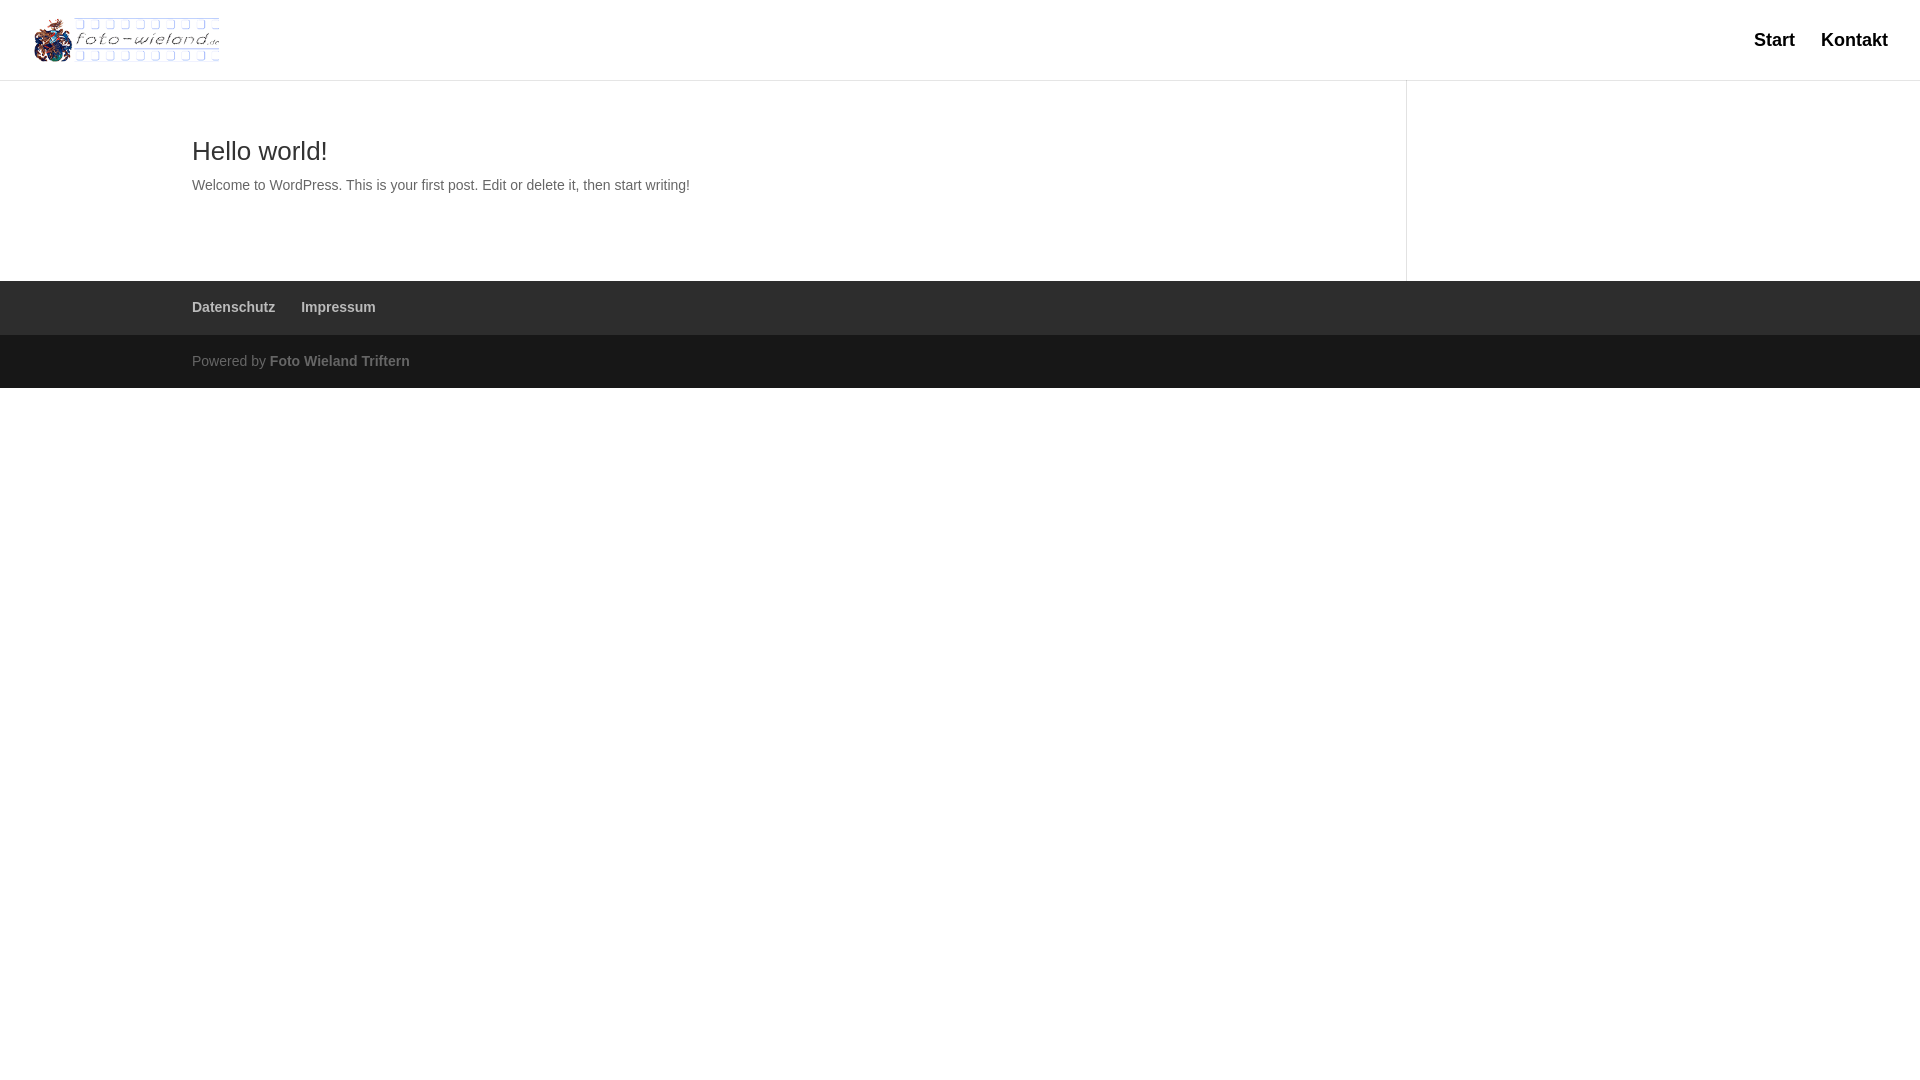  What do you see at coordinates (268, 361) in the screenshot?
I see `'Foto Wieland Triftern'` at bounding box center [268, 361].